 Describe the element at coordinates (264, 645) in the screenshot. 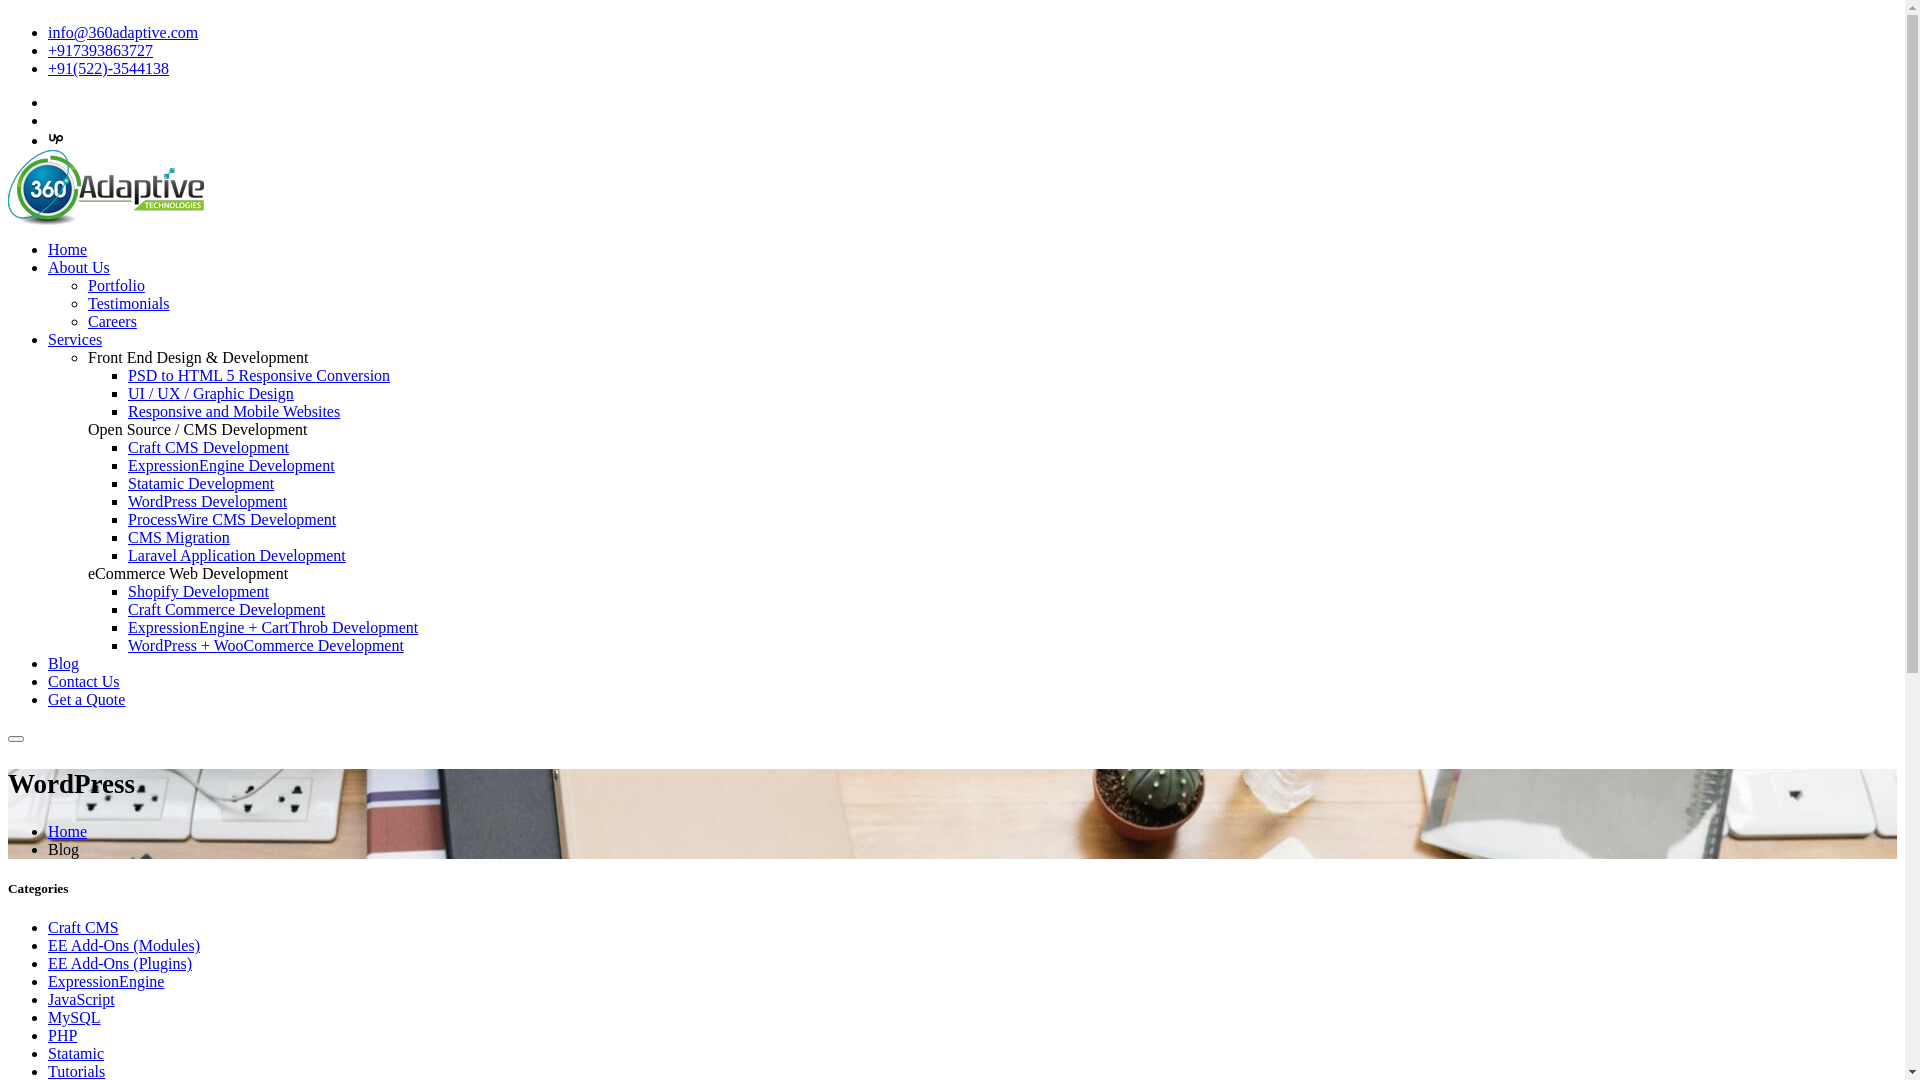

I see `'WordPress + WooCommerce Development'` at that location.